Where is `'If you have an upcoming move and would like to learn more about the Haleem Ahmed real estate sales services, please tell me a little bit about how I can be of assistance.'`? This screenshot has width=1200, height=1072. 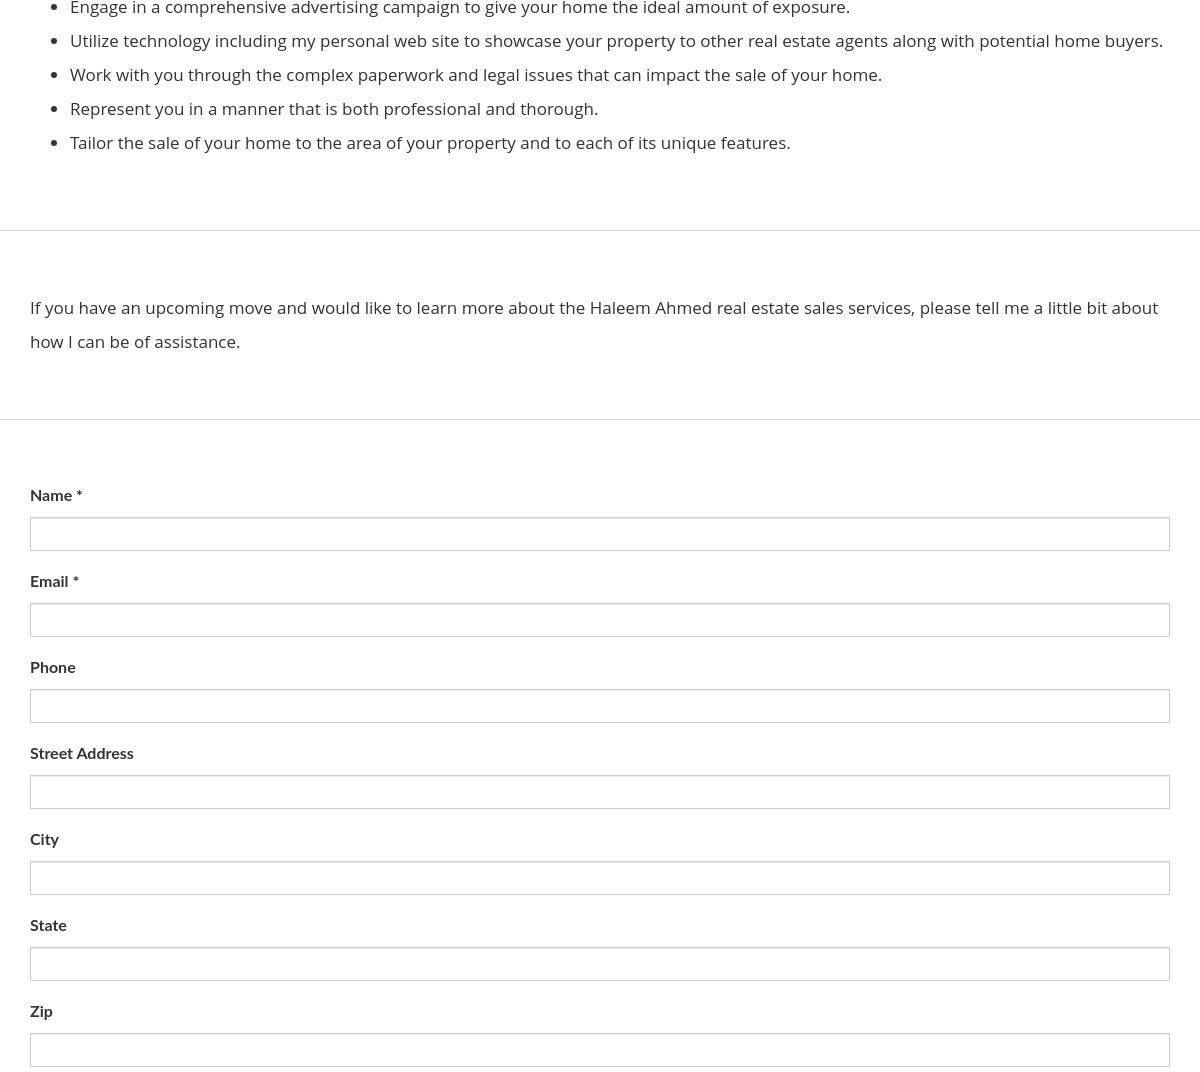
'If you have an upcoming move and would like to learn more about the Haleem Ahmed real estate sales services, please tell me a little bit about how I can be of assistance.' is located at coordinates (30, 323).